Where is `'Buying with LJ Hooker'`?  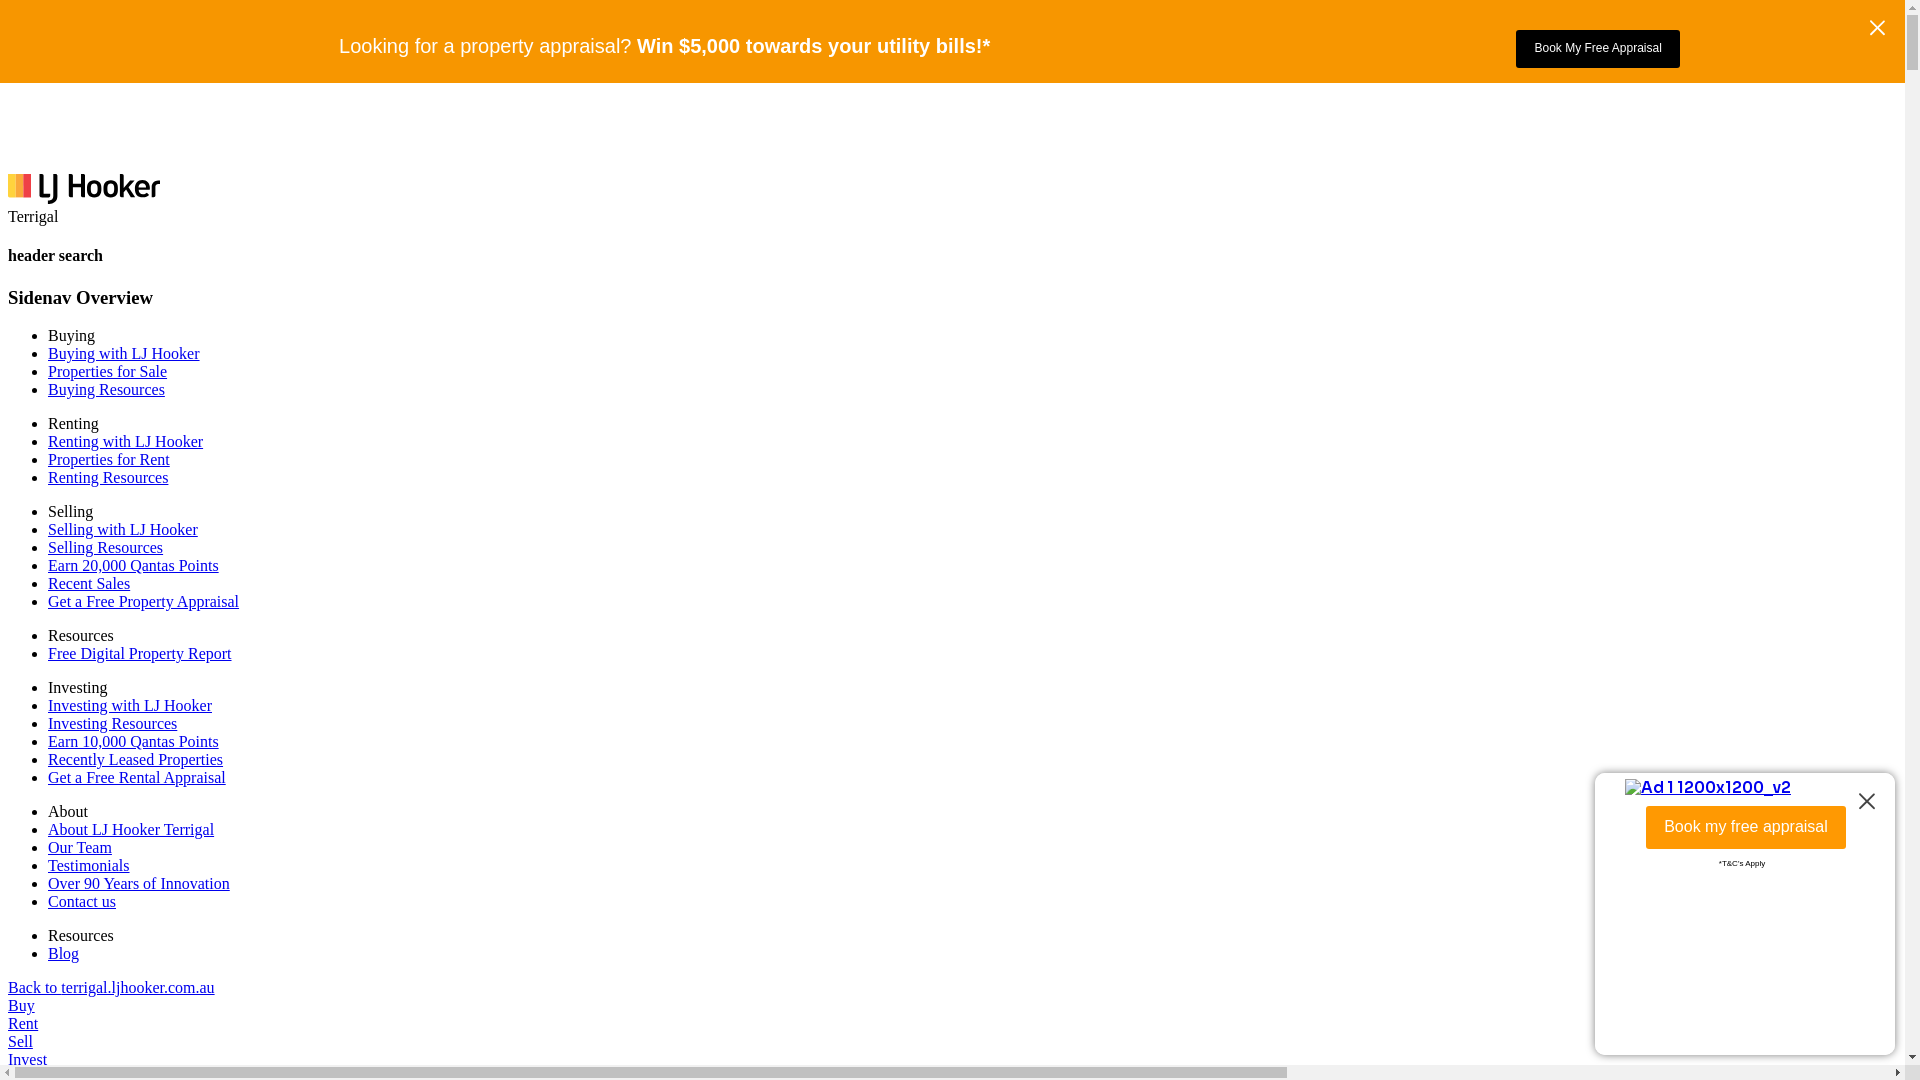
'Buying with LJ Hooker' is located at coordinates (48, 352).